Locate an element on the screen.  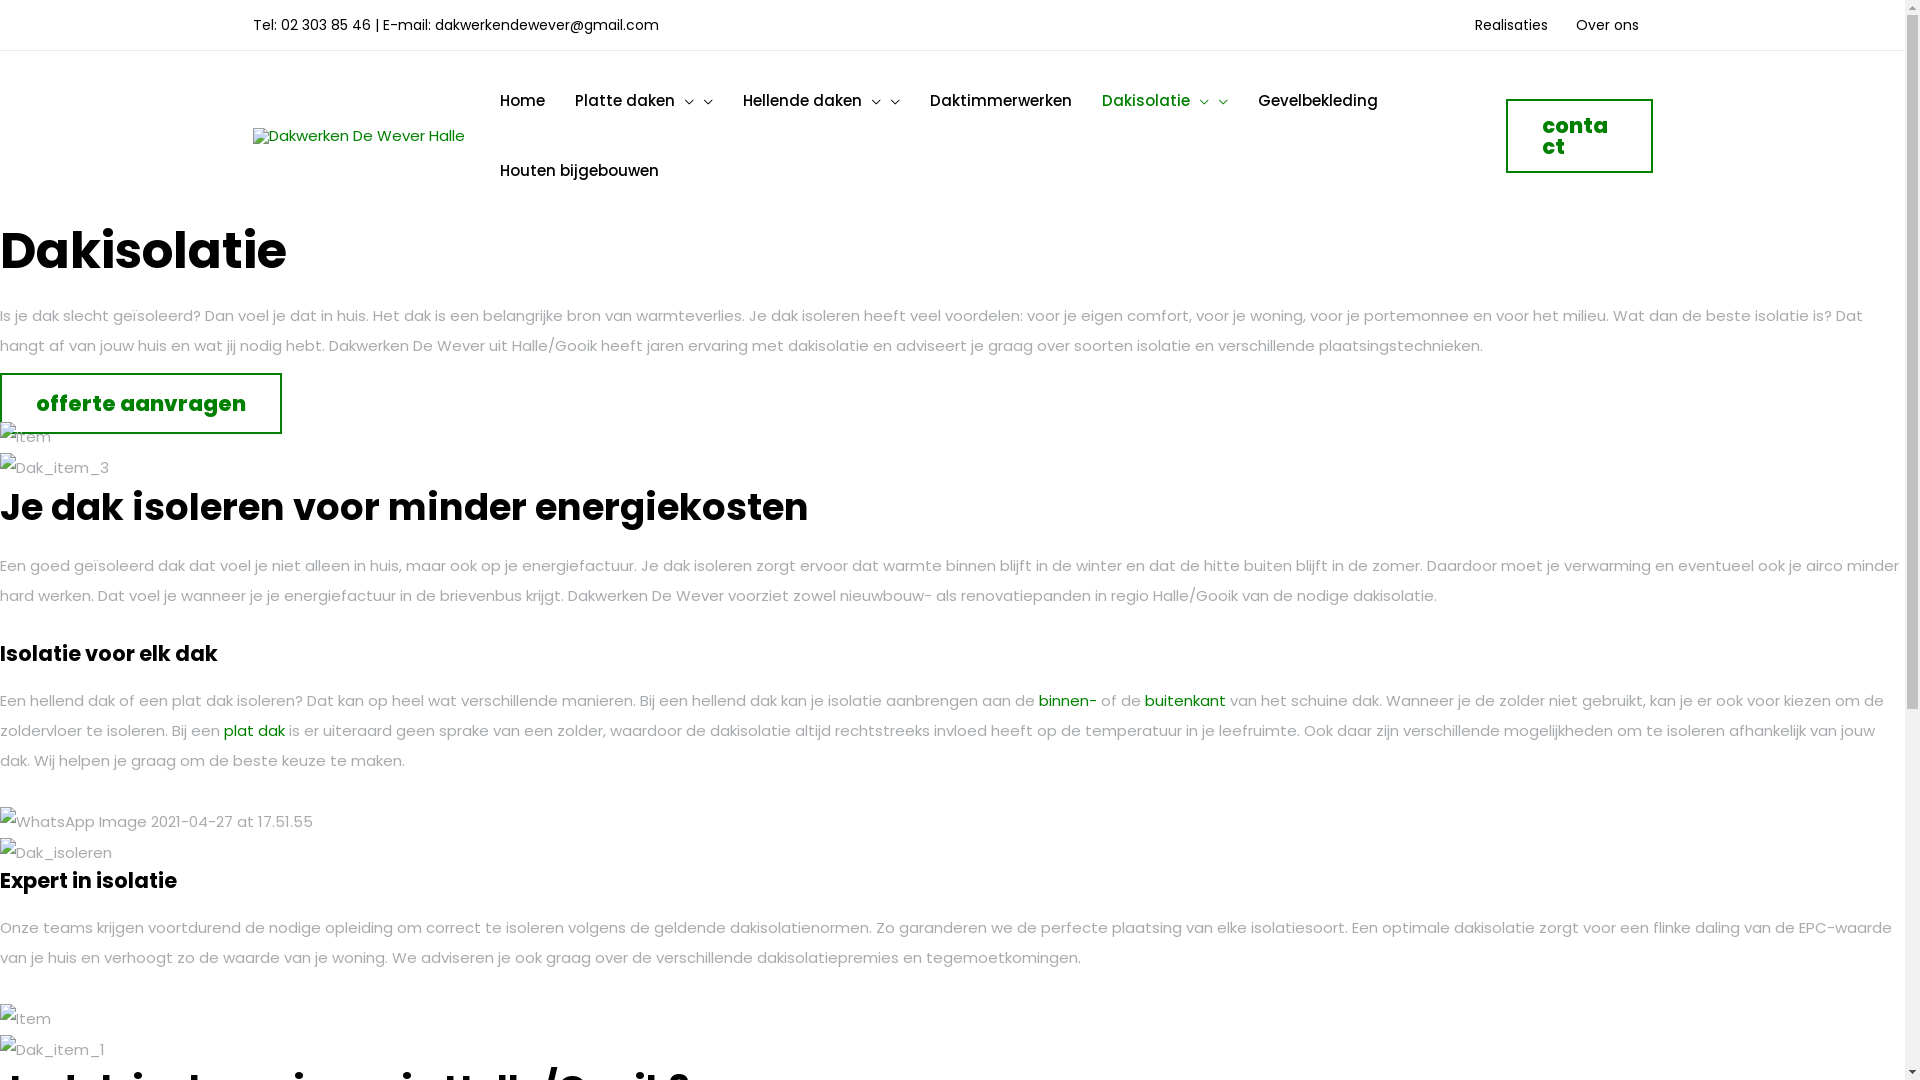
'plat dak' is located at coordinates (253, 730).